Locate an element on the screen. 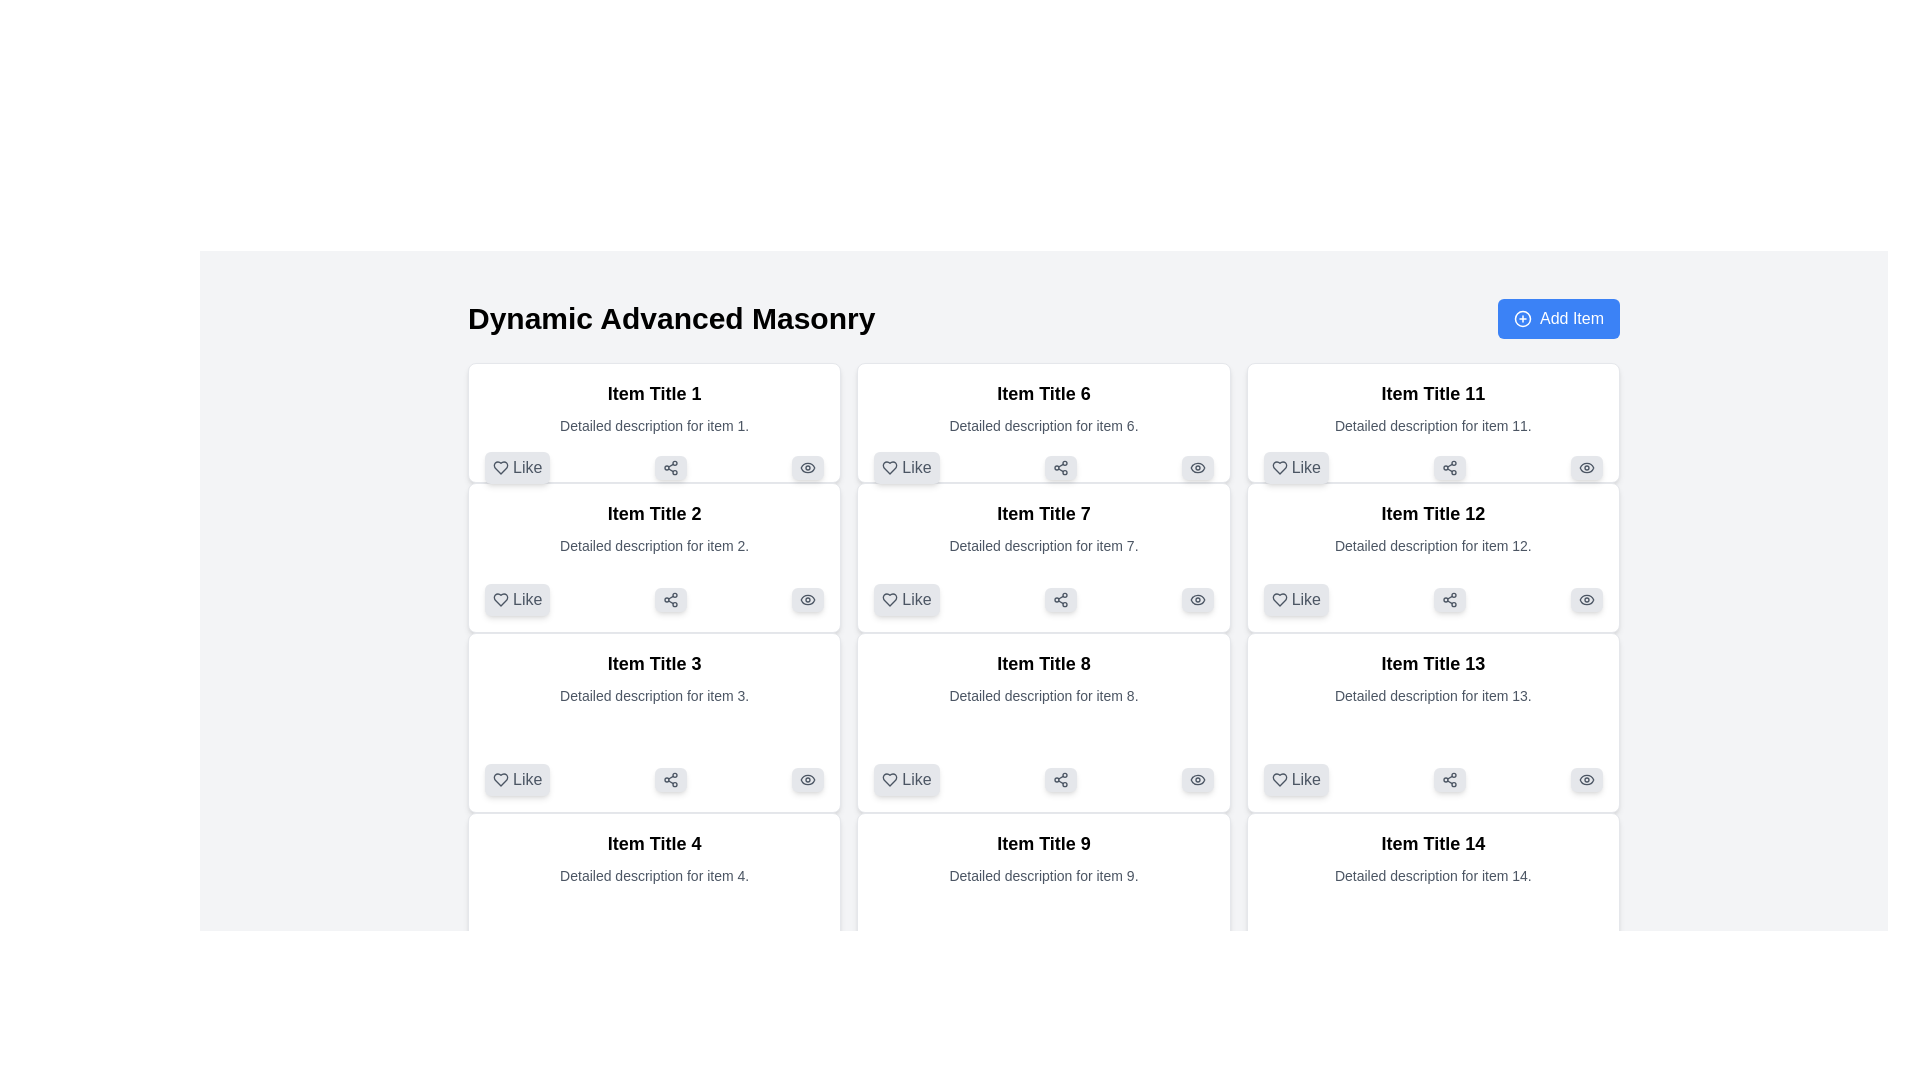 Image resolution: width=1920 pixels, height=1080 pixels. the 'Like' button with a heart icon located in the second card of the grid layout, positioned in the leftmost column and second row, as the first button on the left among similar buttons is located at coordinates (517, 599).